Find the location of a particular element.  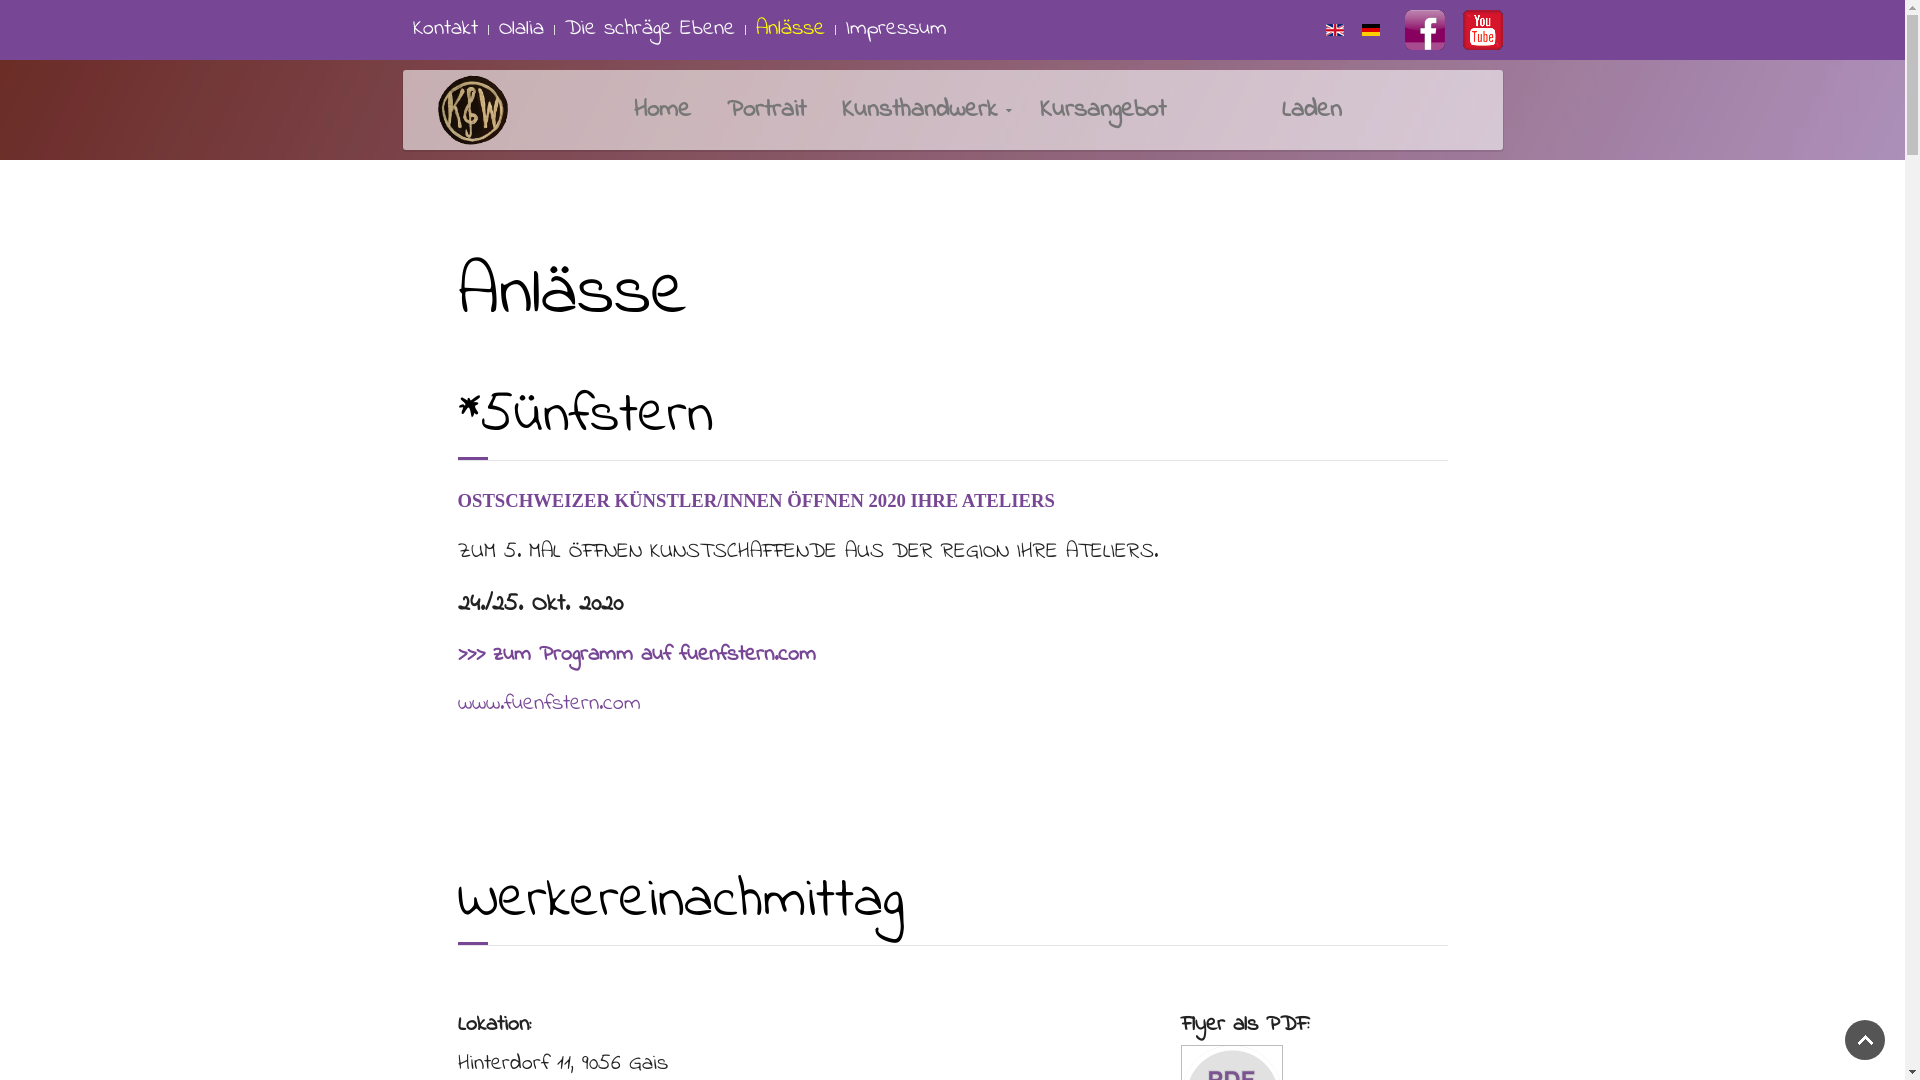

'>>> zum Programm auf fuenfstern.com' is located at coordinates (636, 655).